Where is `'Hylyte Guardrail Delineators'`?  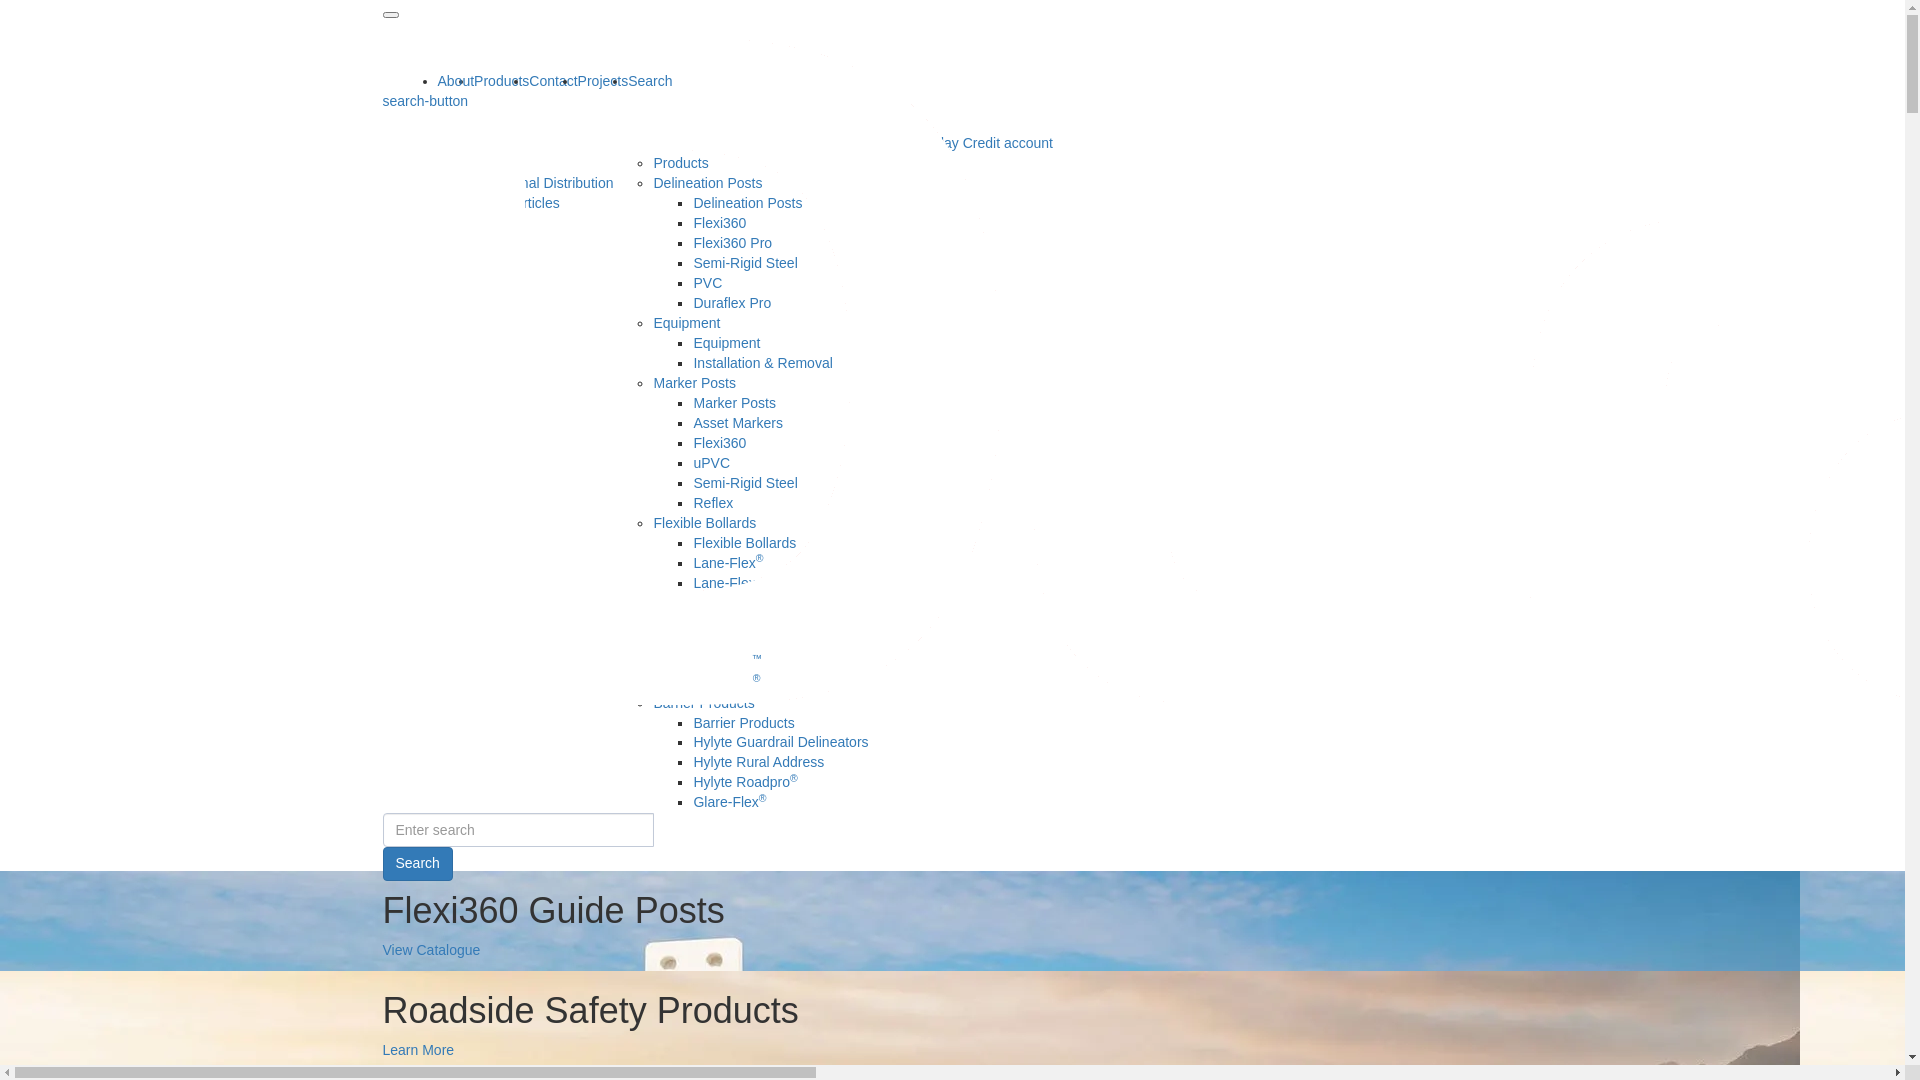 'Hylyte Guardrail Delineators' is located at coordinates (779, 741).